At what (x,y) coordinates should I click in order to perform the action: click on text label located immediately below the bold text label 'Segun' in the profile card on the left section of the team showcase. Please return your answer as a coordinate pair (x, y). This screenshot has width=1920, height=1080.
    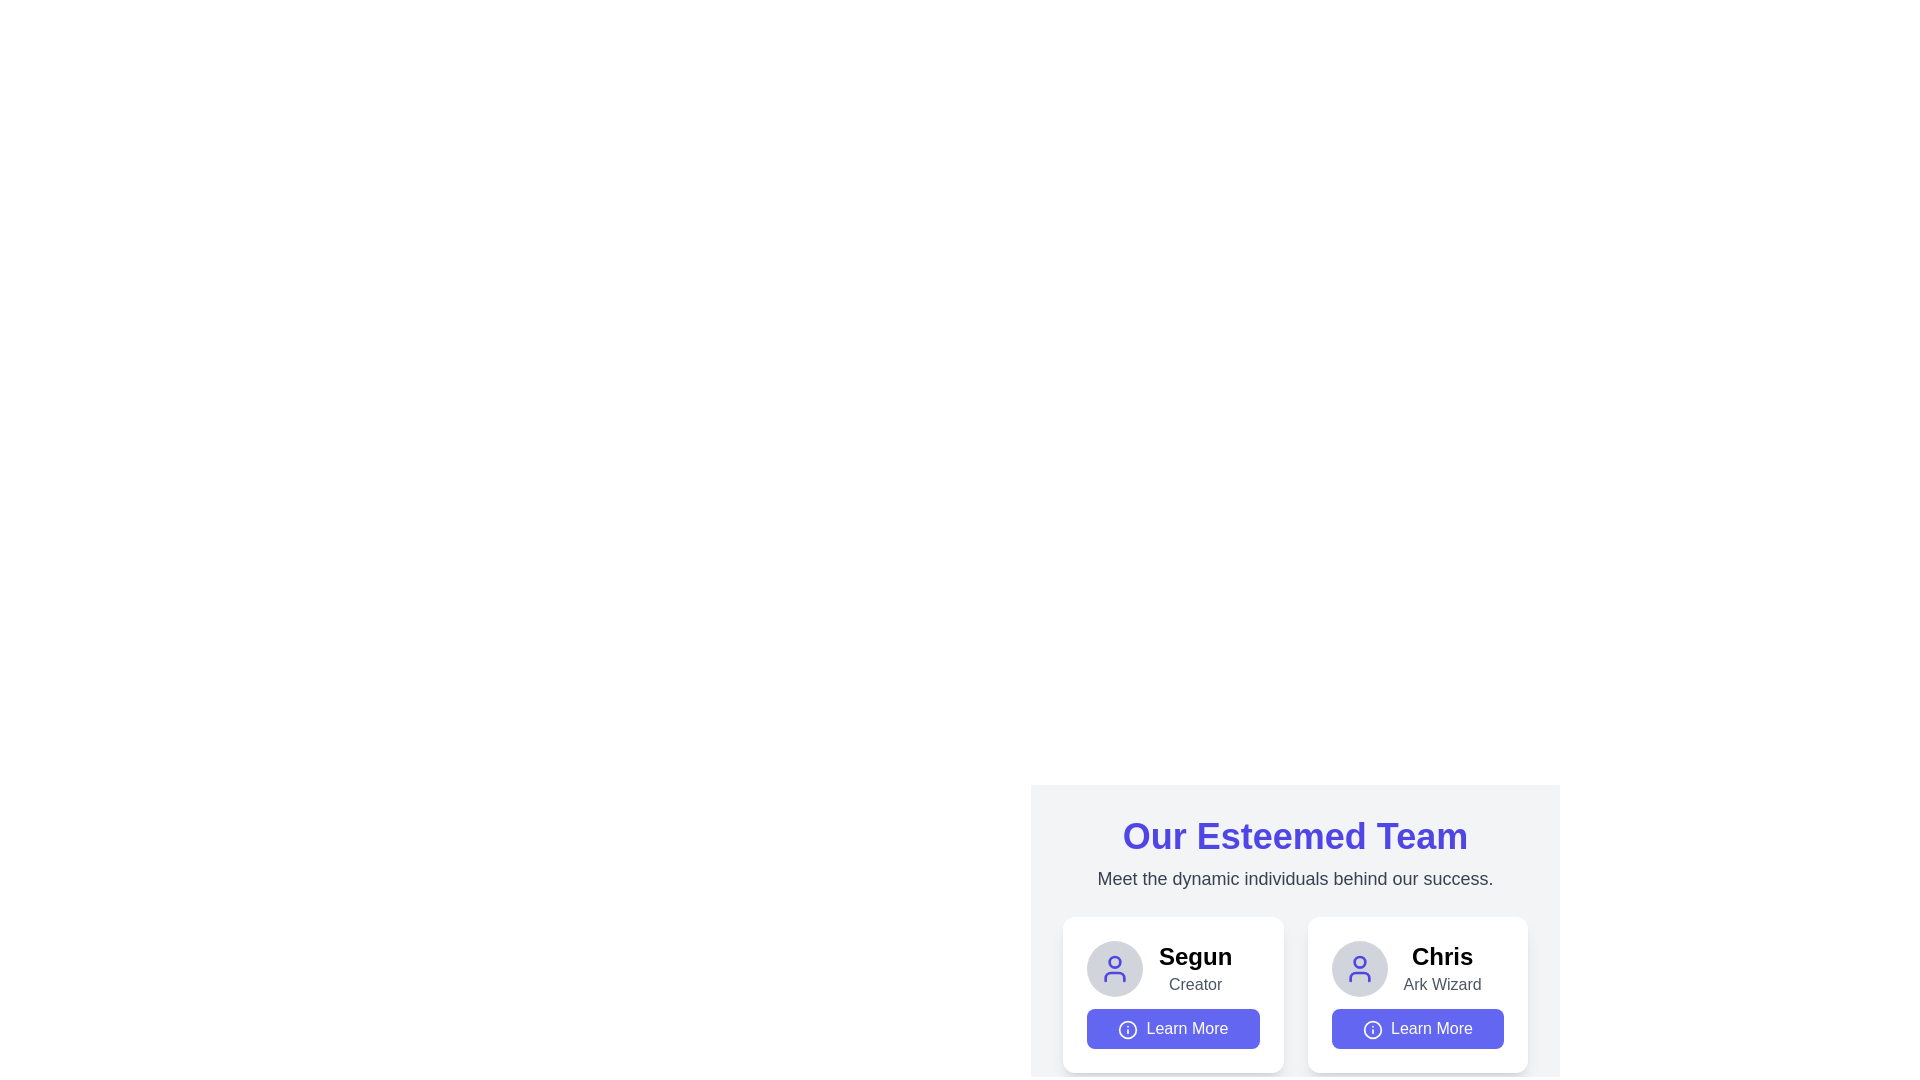
    Looking at the image, I should click on (1195, 983).